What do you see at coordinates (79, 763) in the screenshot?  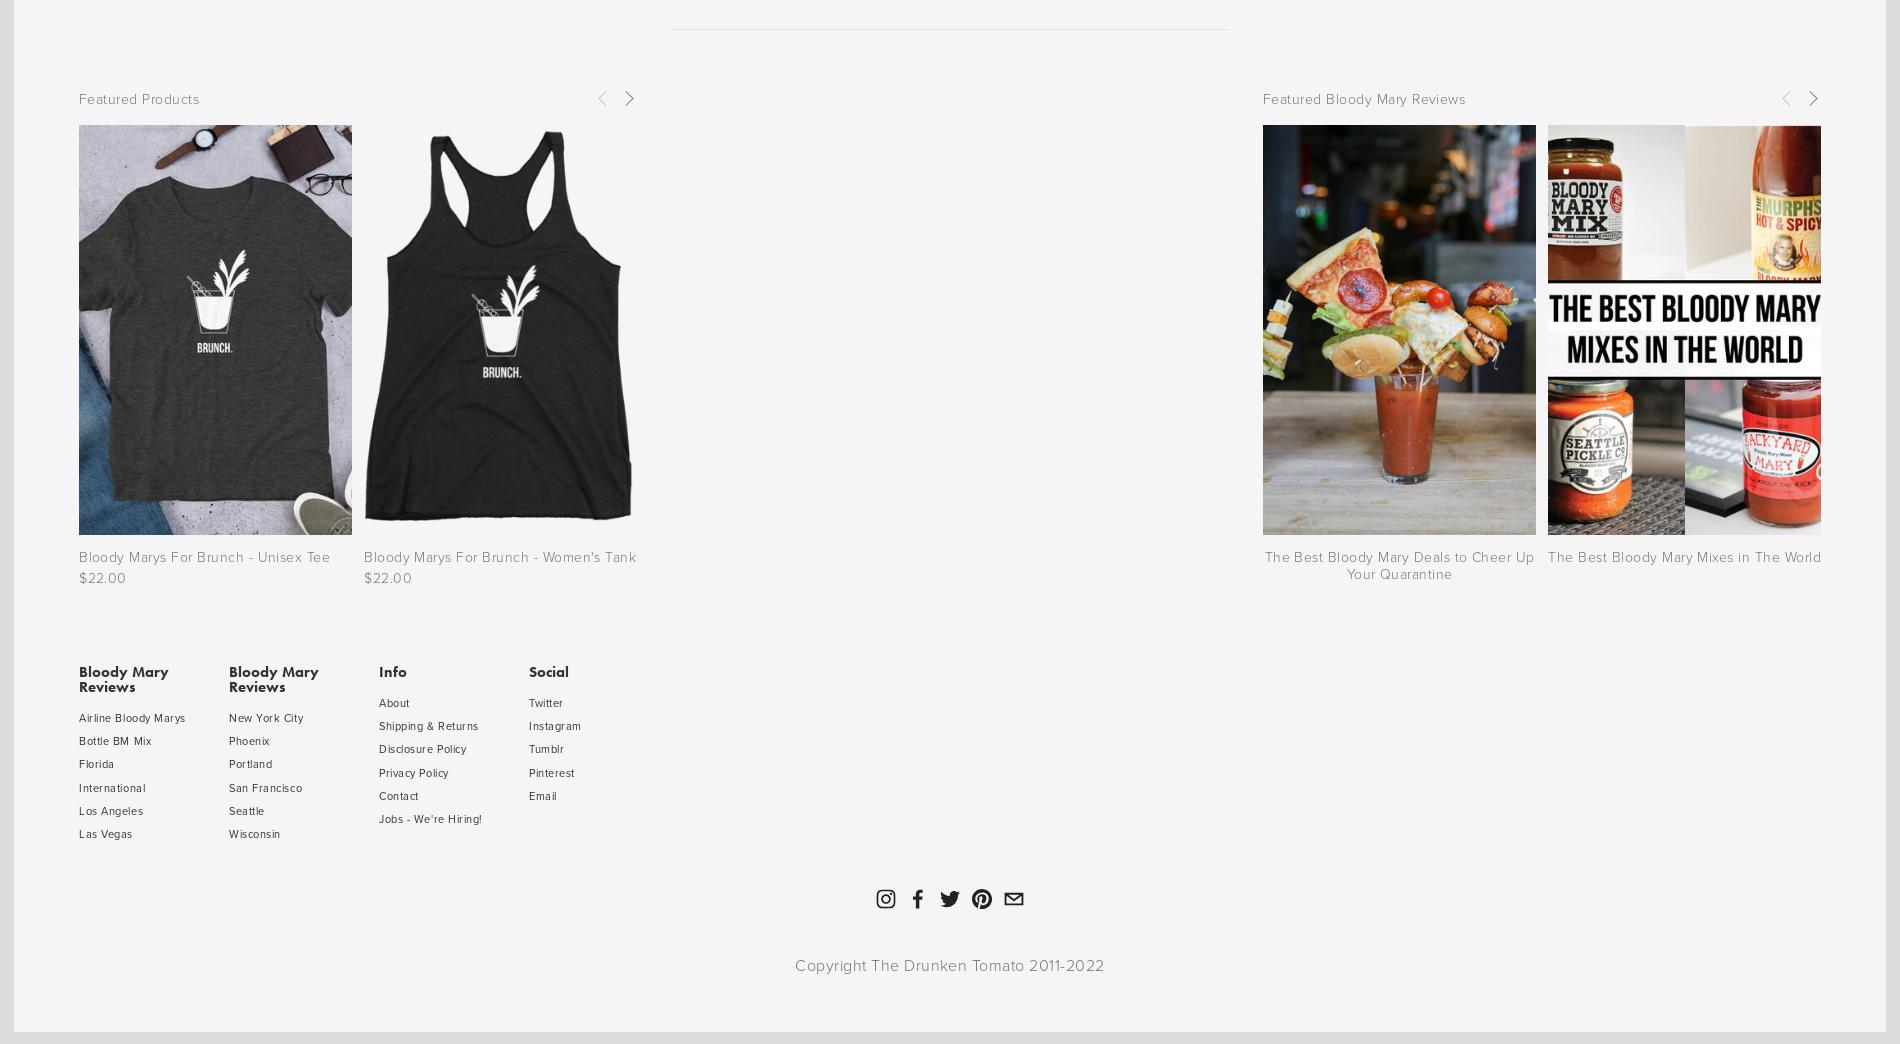 I see `'Florida'` at bounding box center [79, 763].